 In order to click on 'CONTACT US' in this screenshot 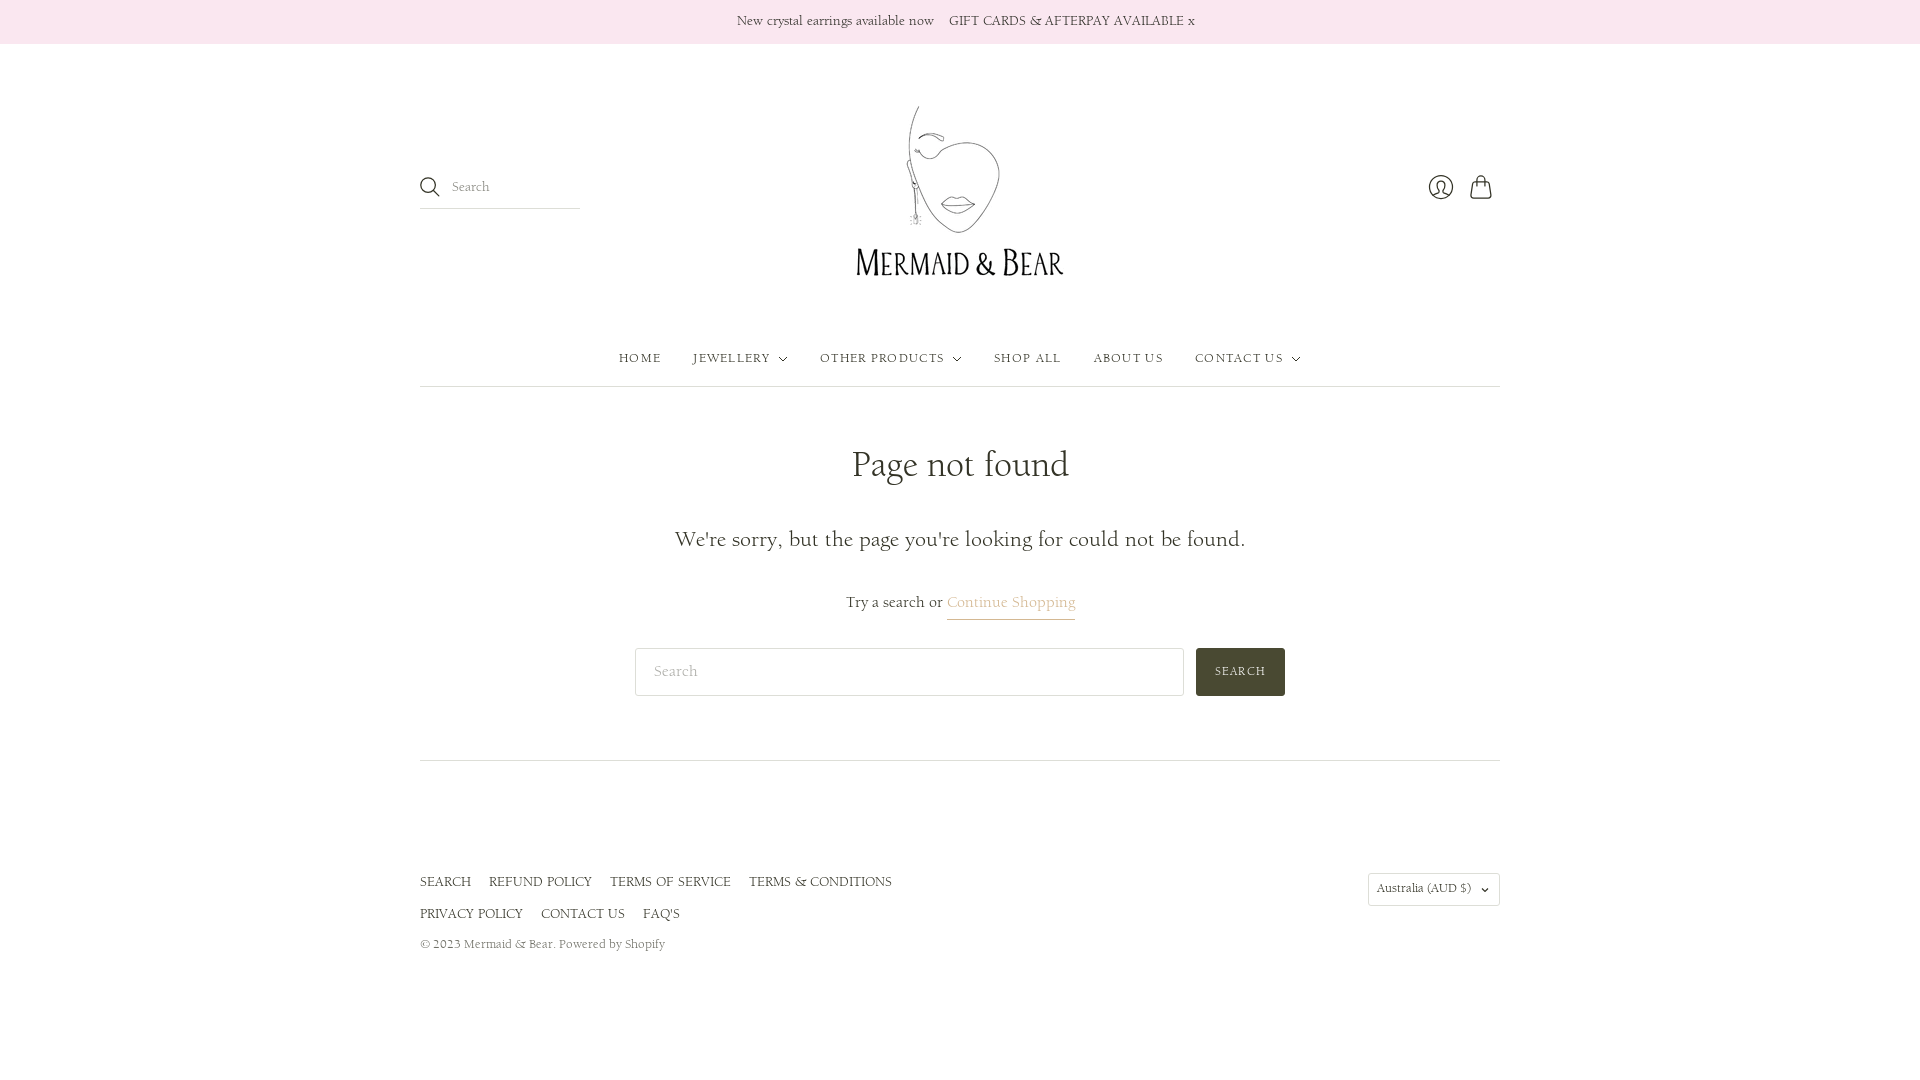, I will do `click(581, 914)`.